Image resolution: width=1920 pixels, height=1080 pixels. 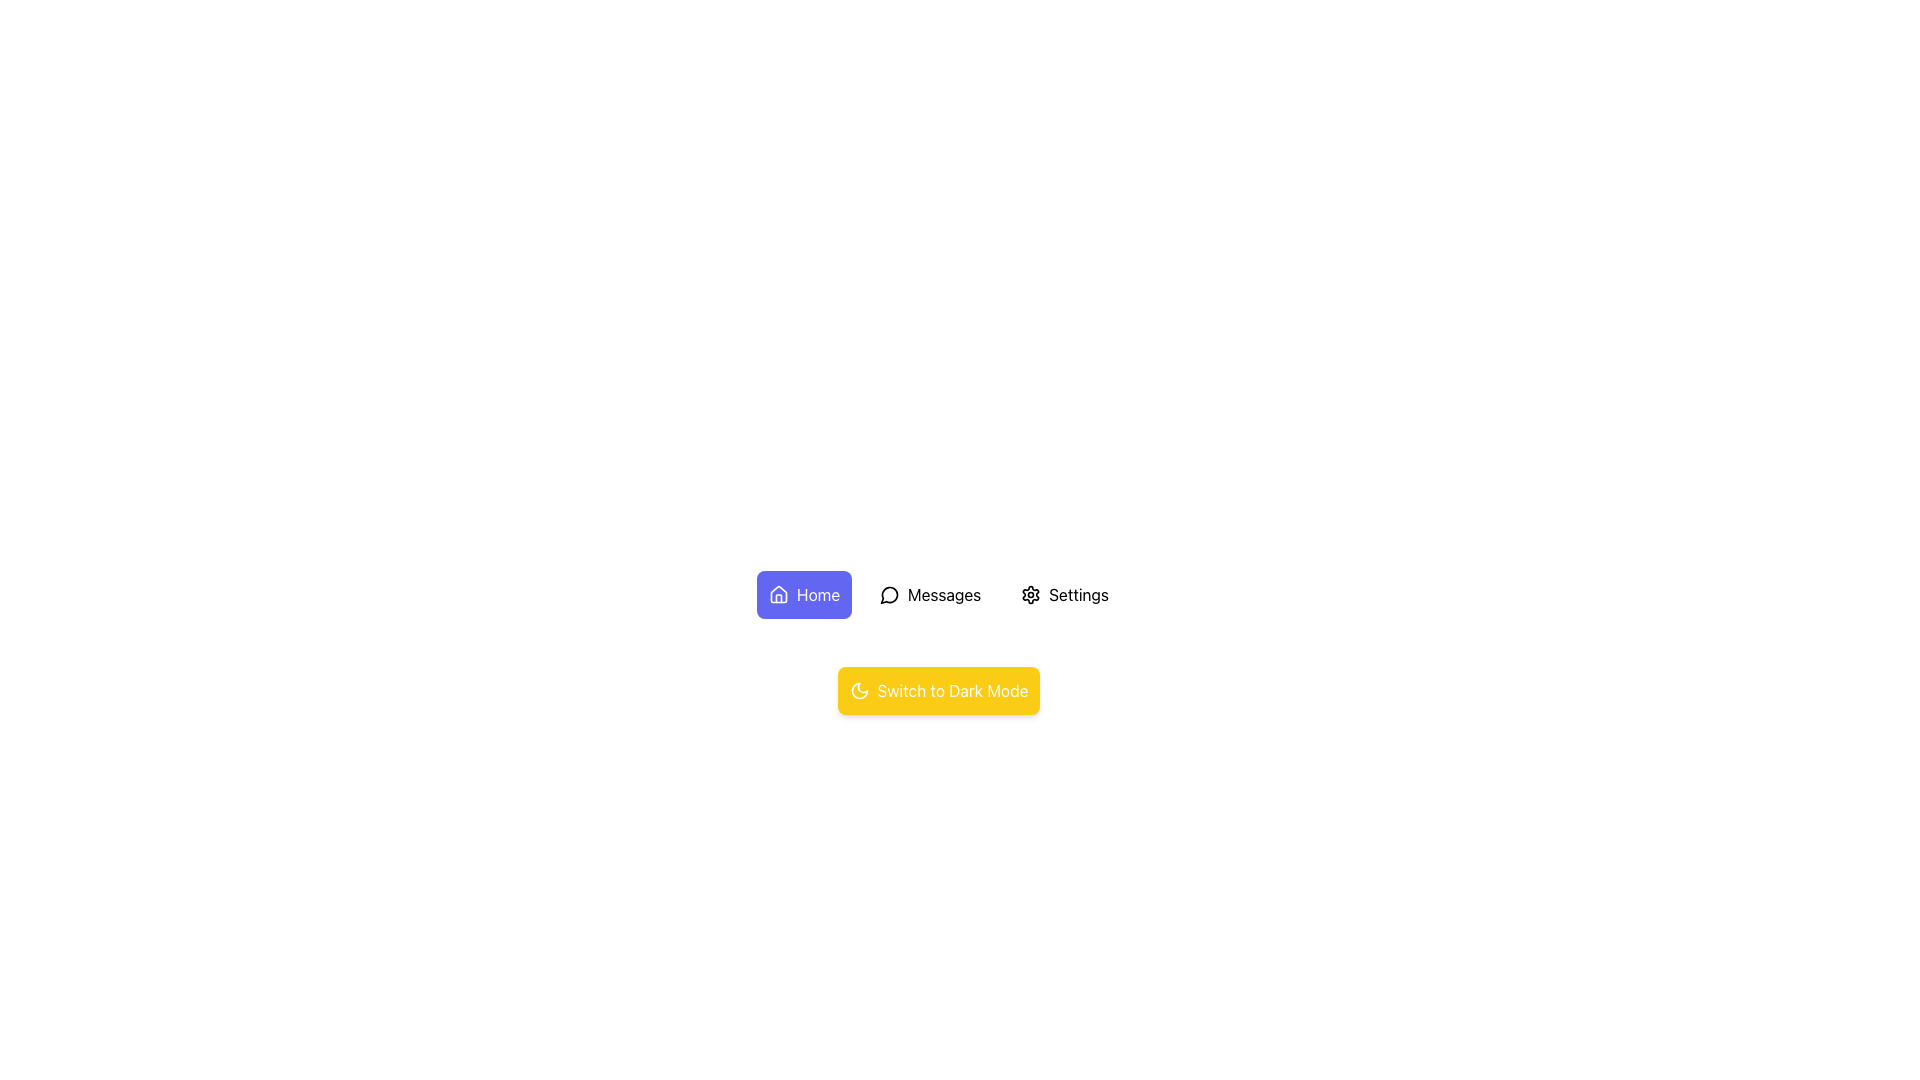 I want to click on the 'Settings' button located in the navigation bar, which is the third item from the left, so click(x=1064, y=593).